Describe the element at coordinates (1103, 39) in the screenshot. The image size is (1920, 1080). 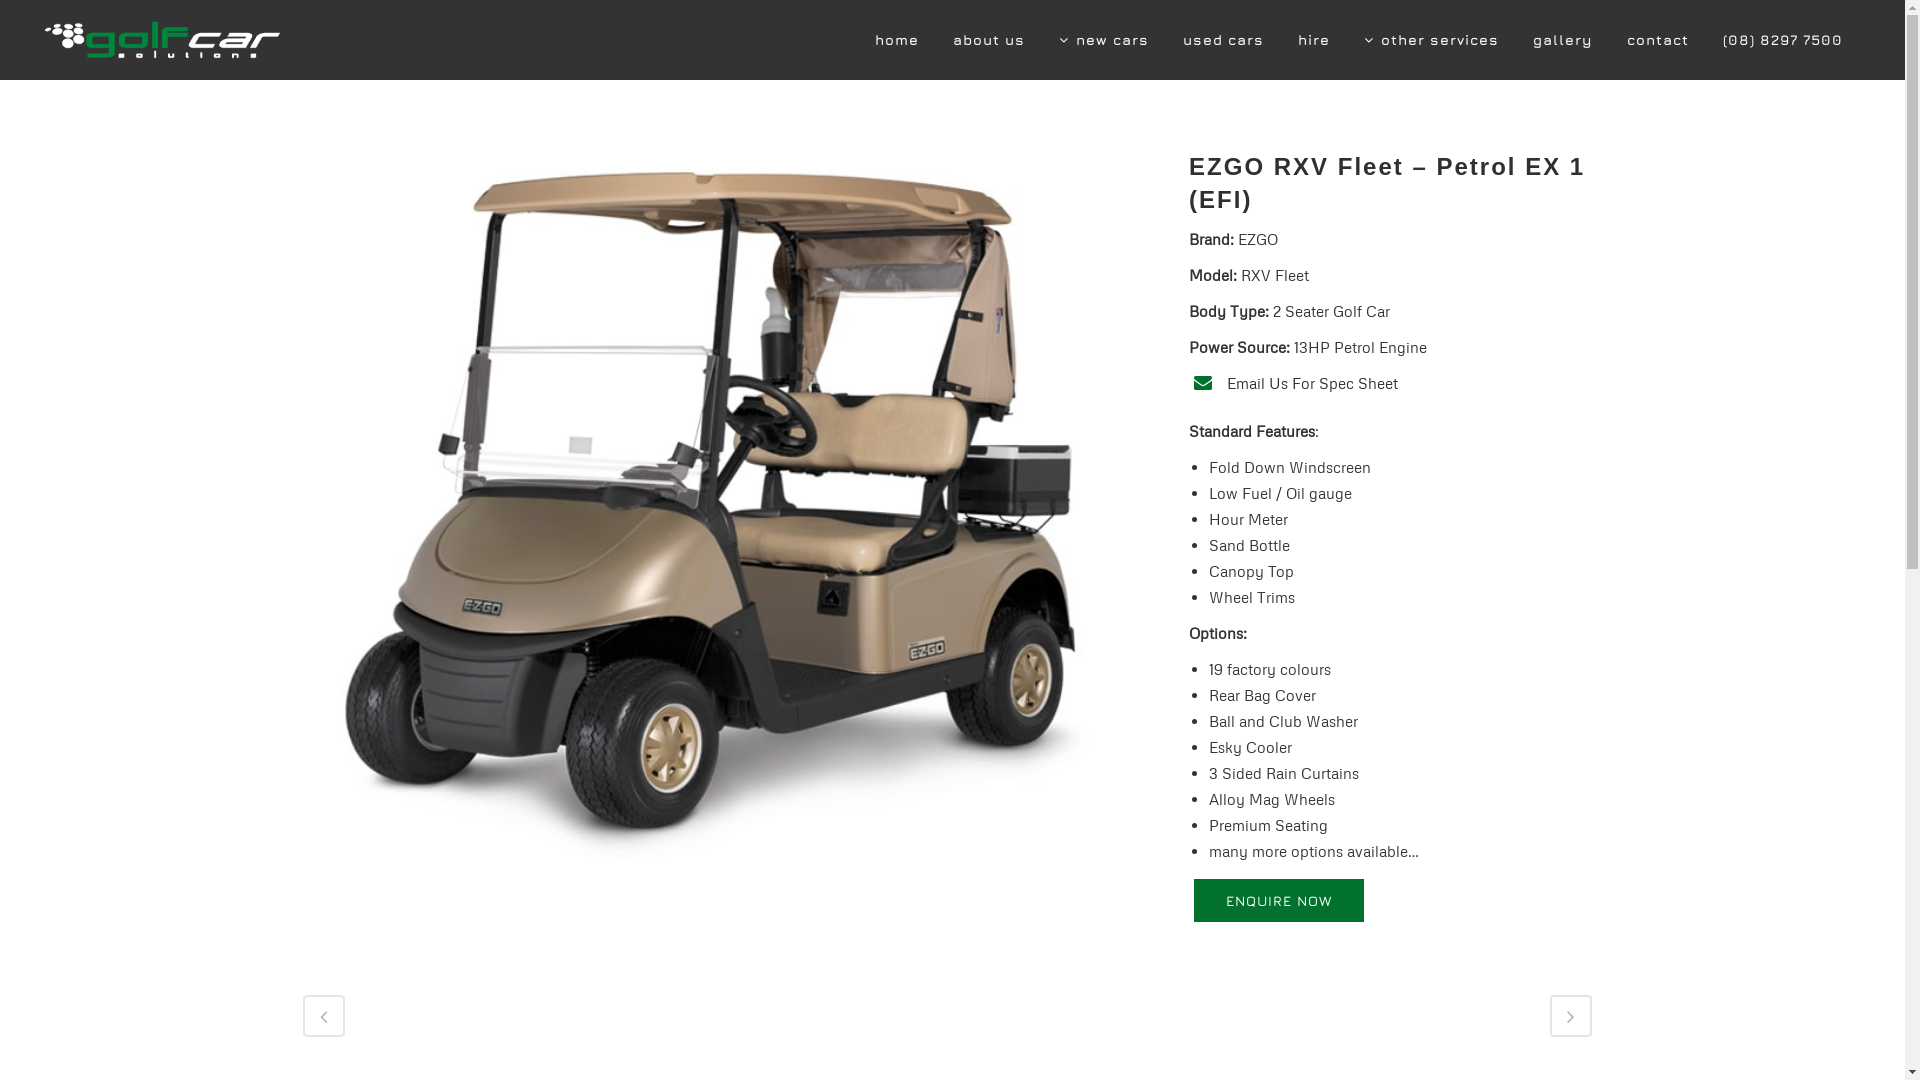
I see `'new cars'` at that location.